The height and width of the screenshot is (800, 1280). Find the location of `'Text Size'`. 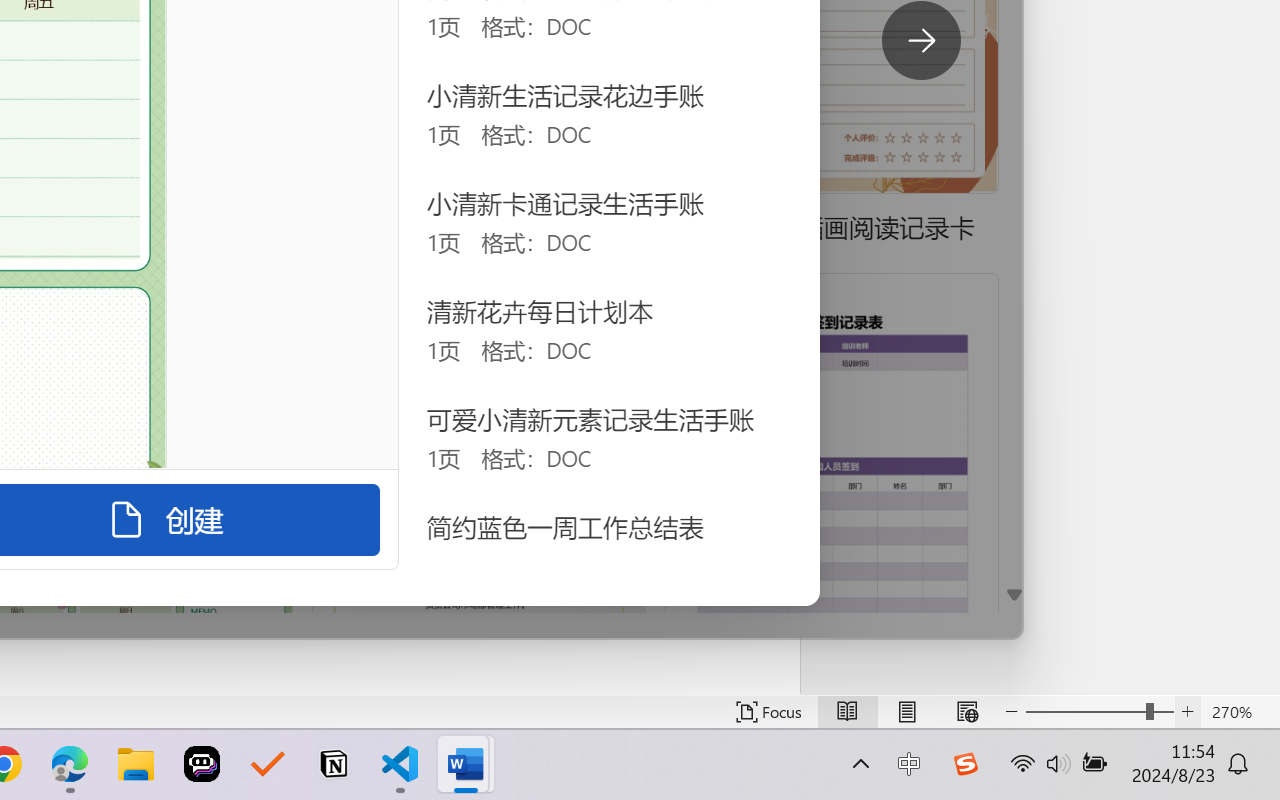

'Text Size' is located at coordinates (1099, 711).